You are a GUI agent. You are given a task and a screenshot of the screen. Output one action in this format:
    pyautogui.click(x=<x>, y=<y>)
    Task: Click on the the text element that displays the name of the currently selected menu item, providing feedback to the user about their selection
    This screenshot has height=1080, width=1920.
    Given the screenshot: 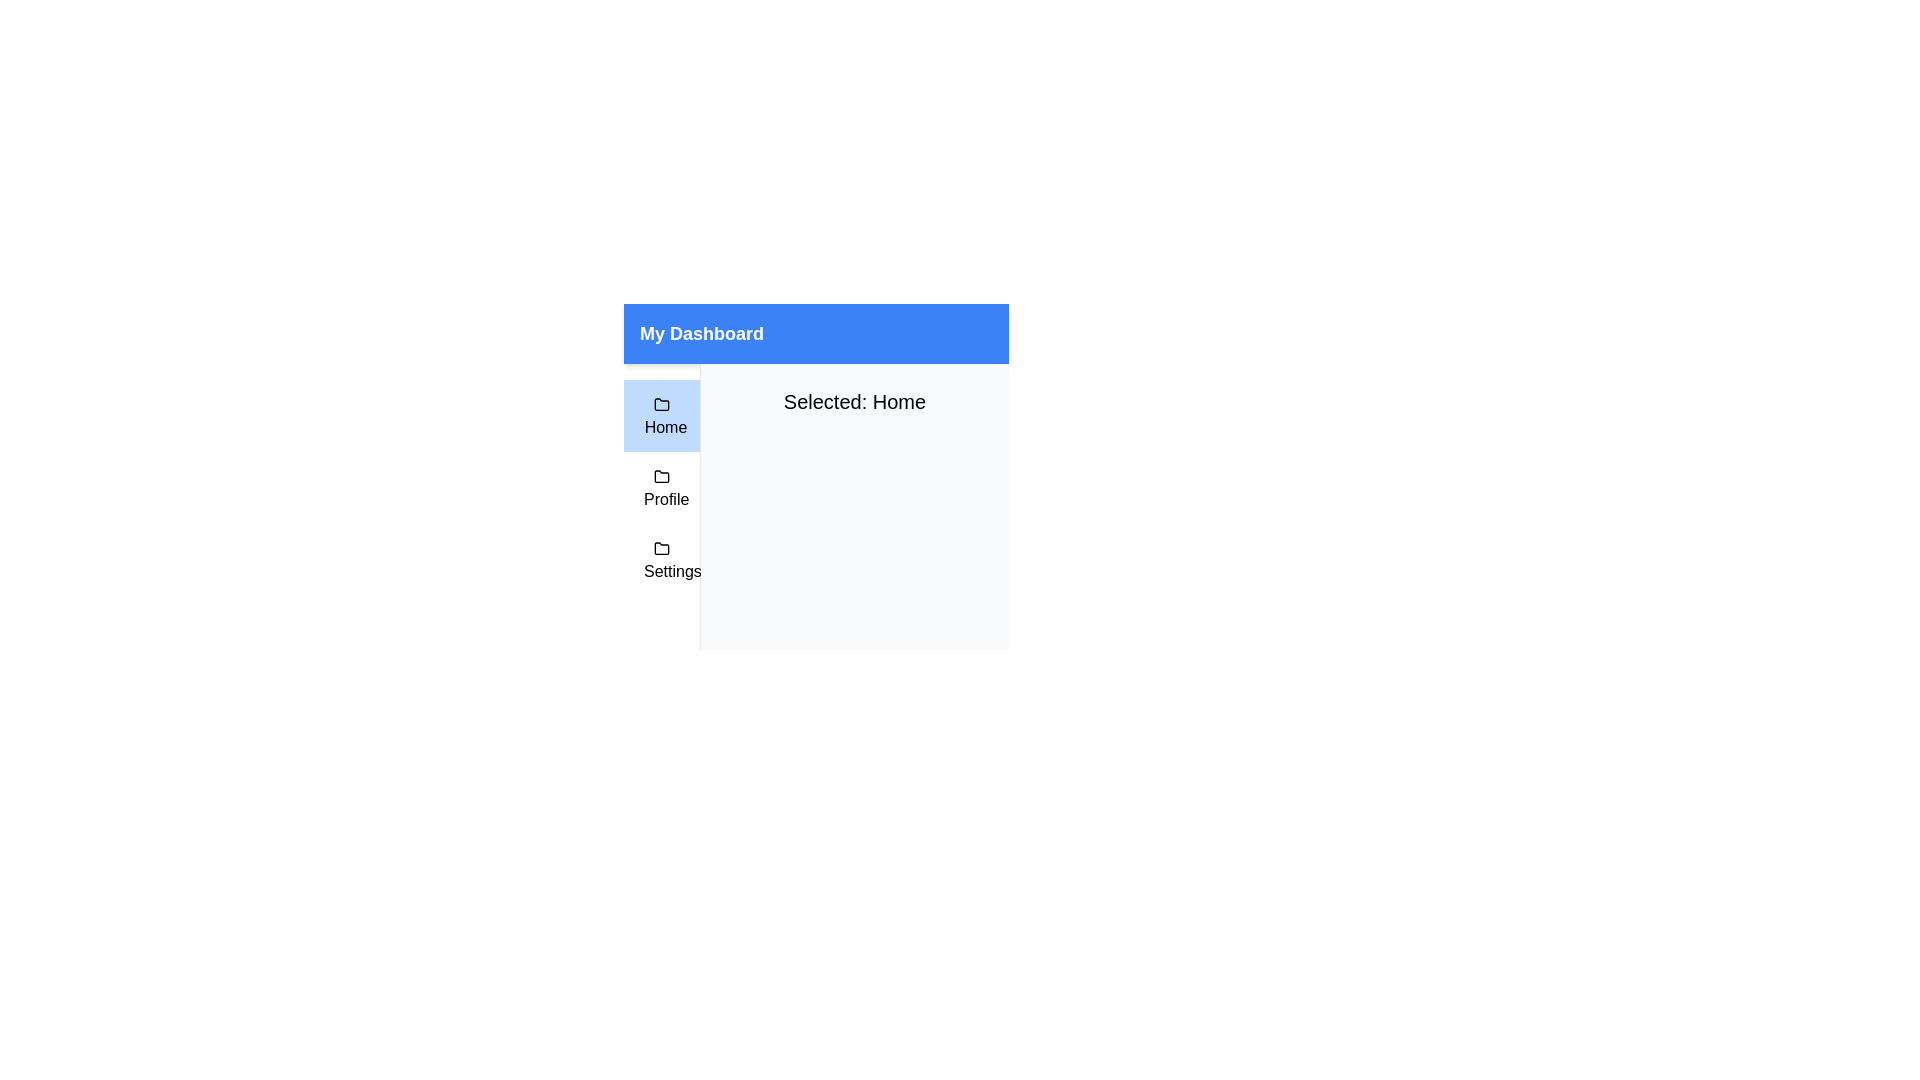 What is the action you would take?
    pyautogui.click(x=854, y=401)
    